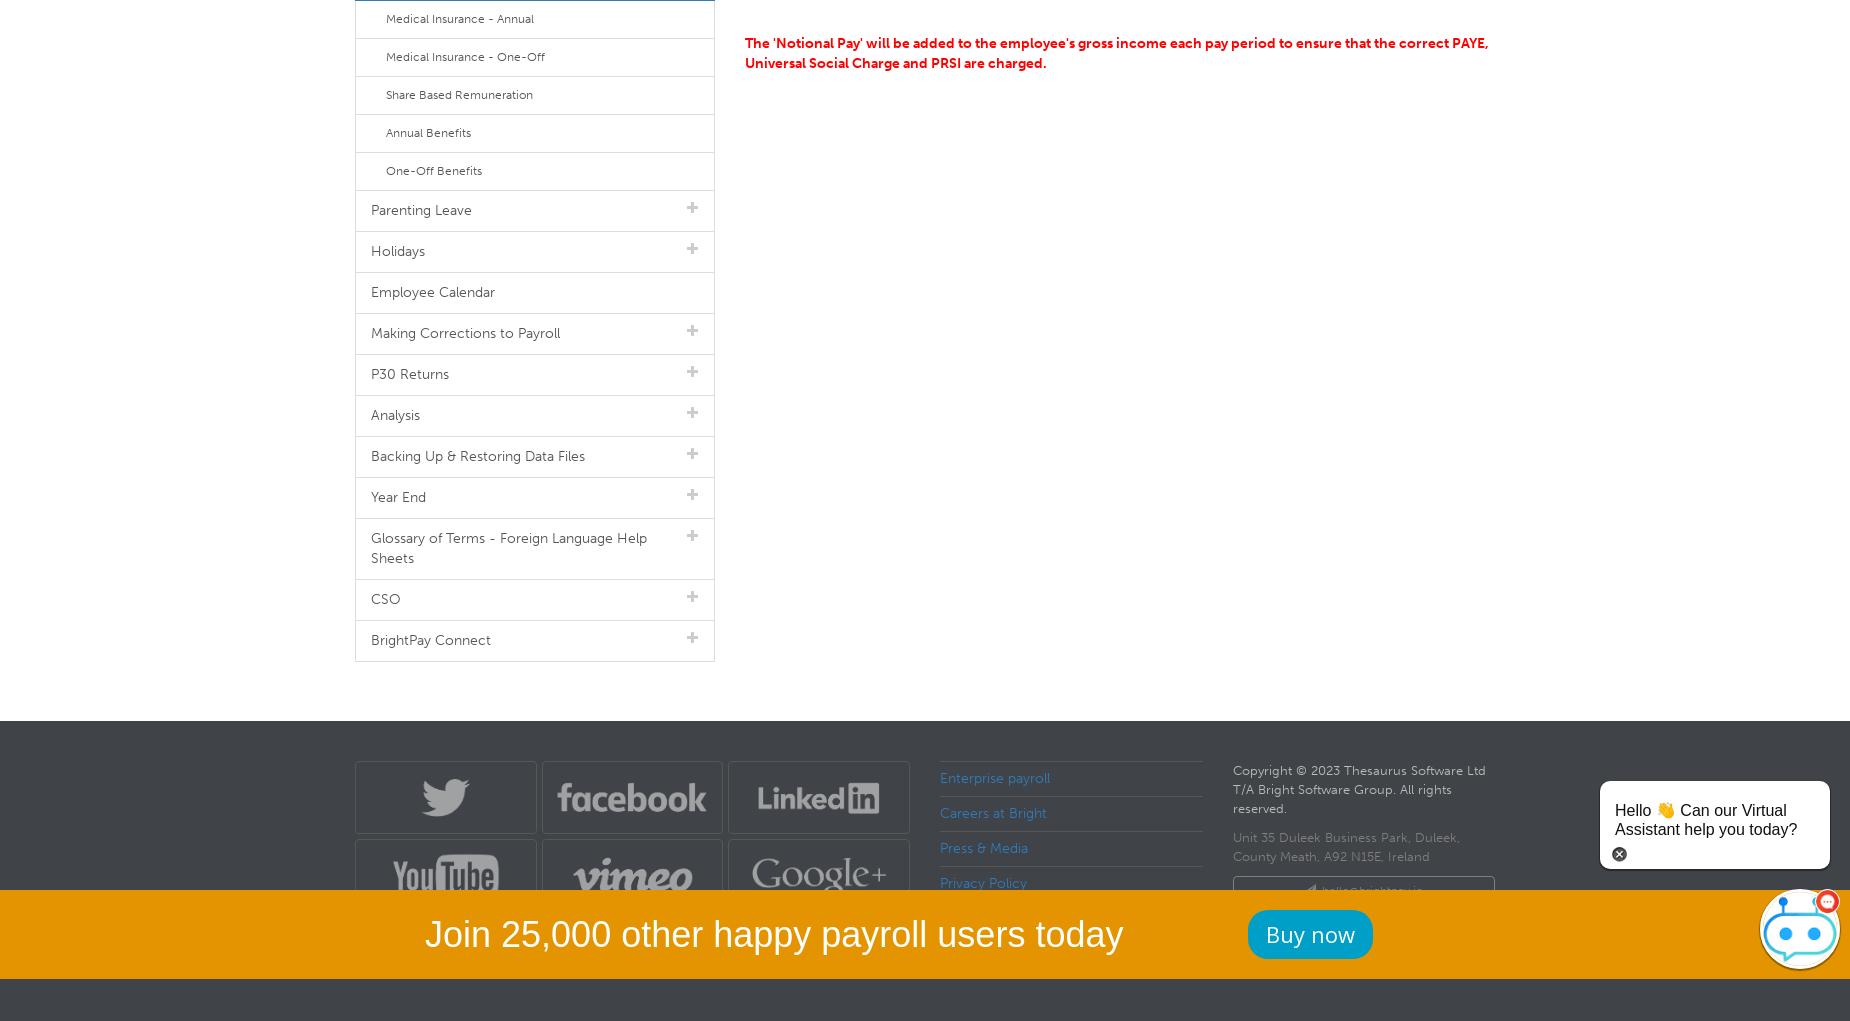  What do you see at coordinates (384, 599) in the screenshot?
I see `'CSO'` at bounding box center [384, 599].